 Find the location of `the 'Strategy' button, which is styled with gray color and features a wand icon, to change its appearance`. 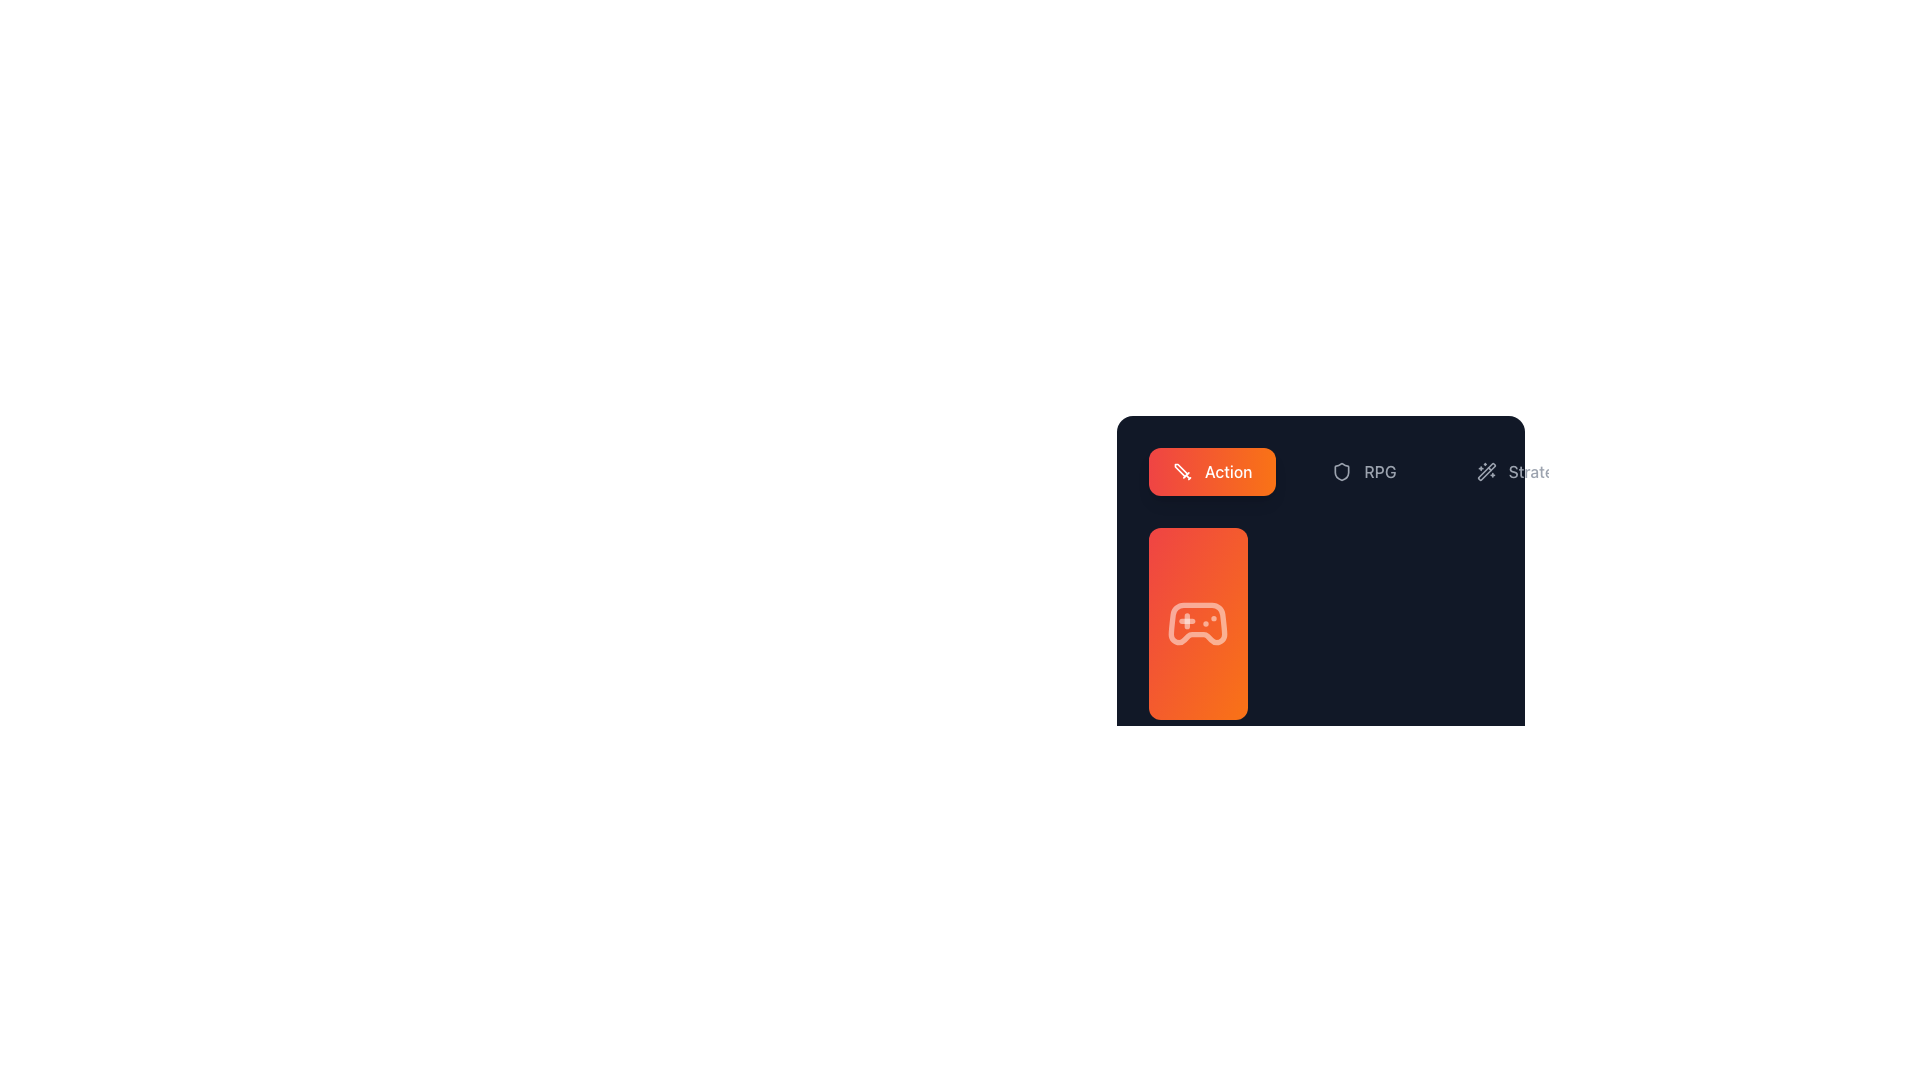

the 'Strategy' button, which is styled with gray color and features a wand icon, to change its appearance is located at coordinates (1523, 471).